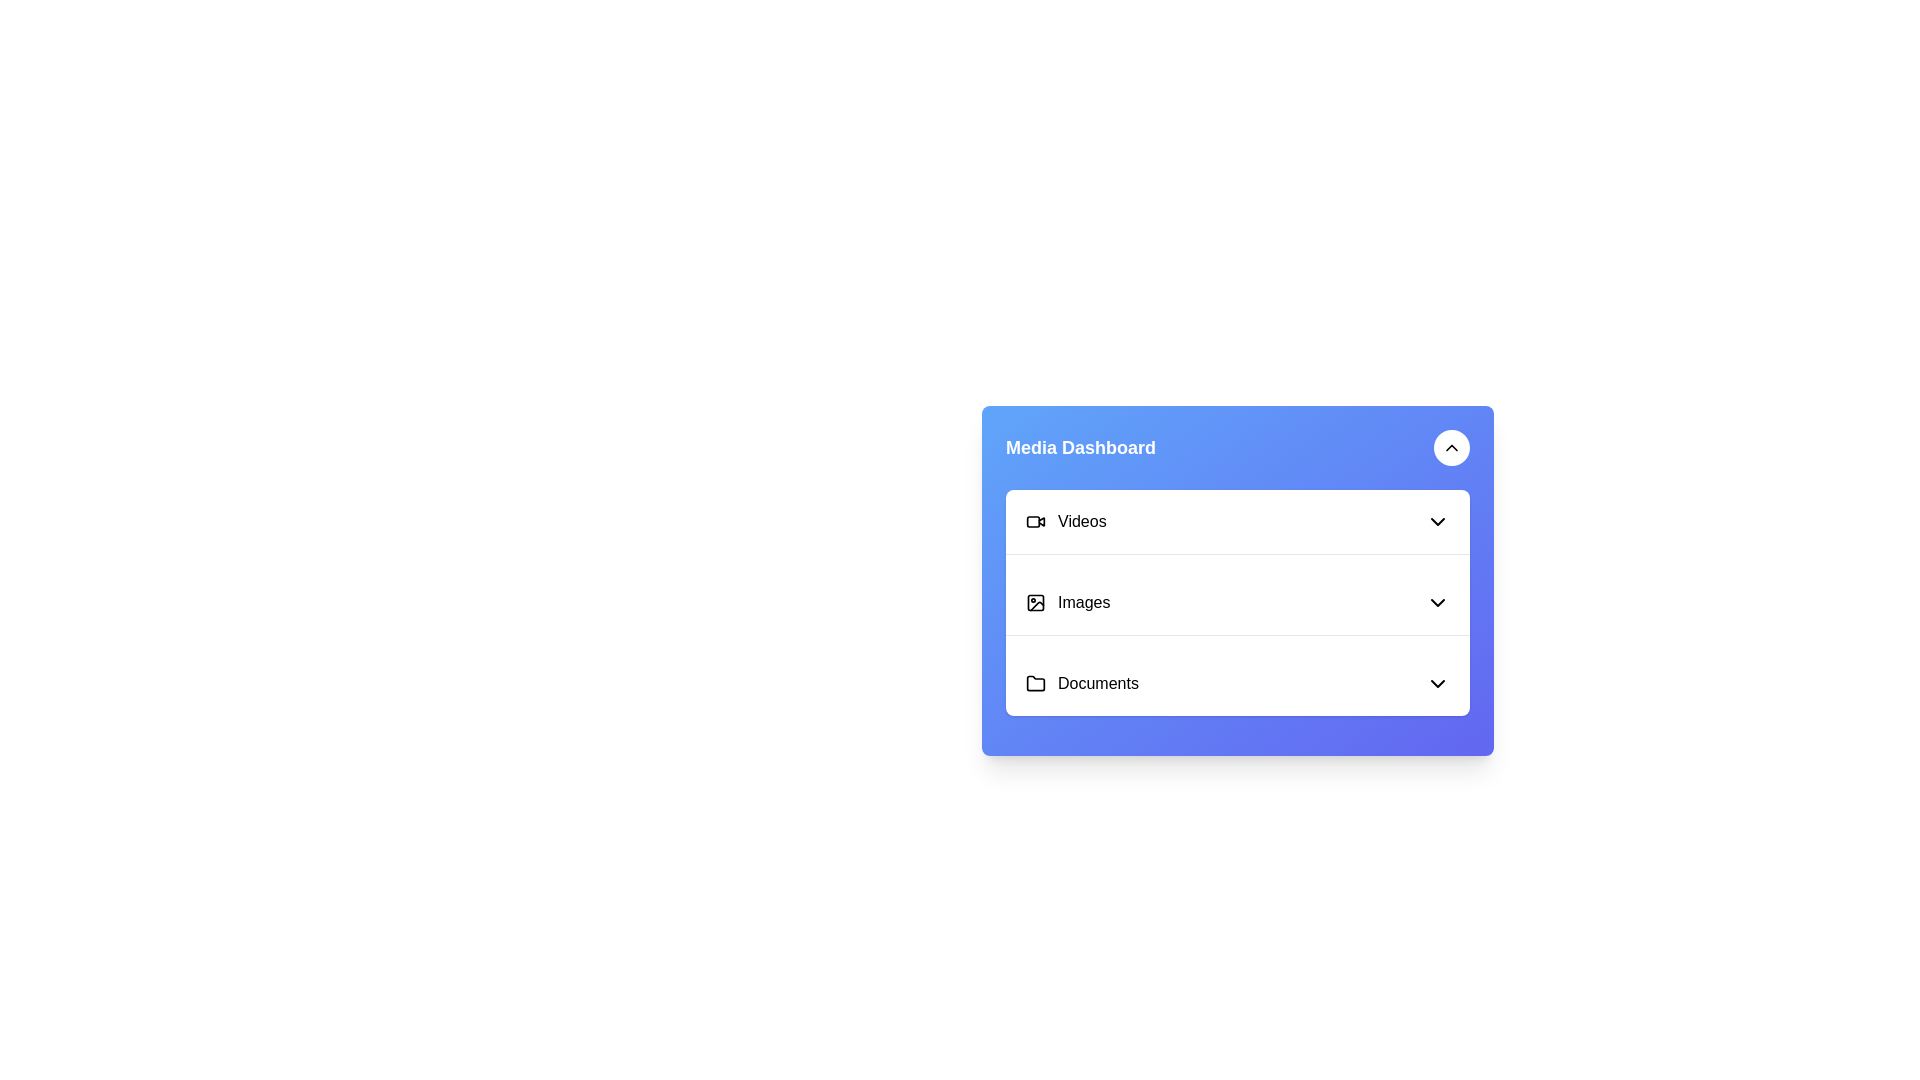  What do you see at coordinates (1036, 601) in the screenshot?
I see `the 'Images' icon located in the second row of the 'Media Dashboard' panel, which precedes the text 'Images'` at bounding box center [1036, 601].